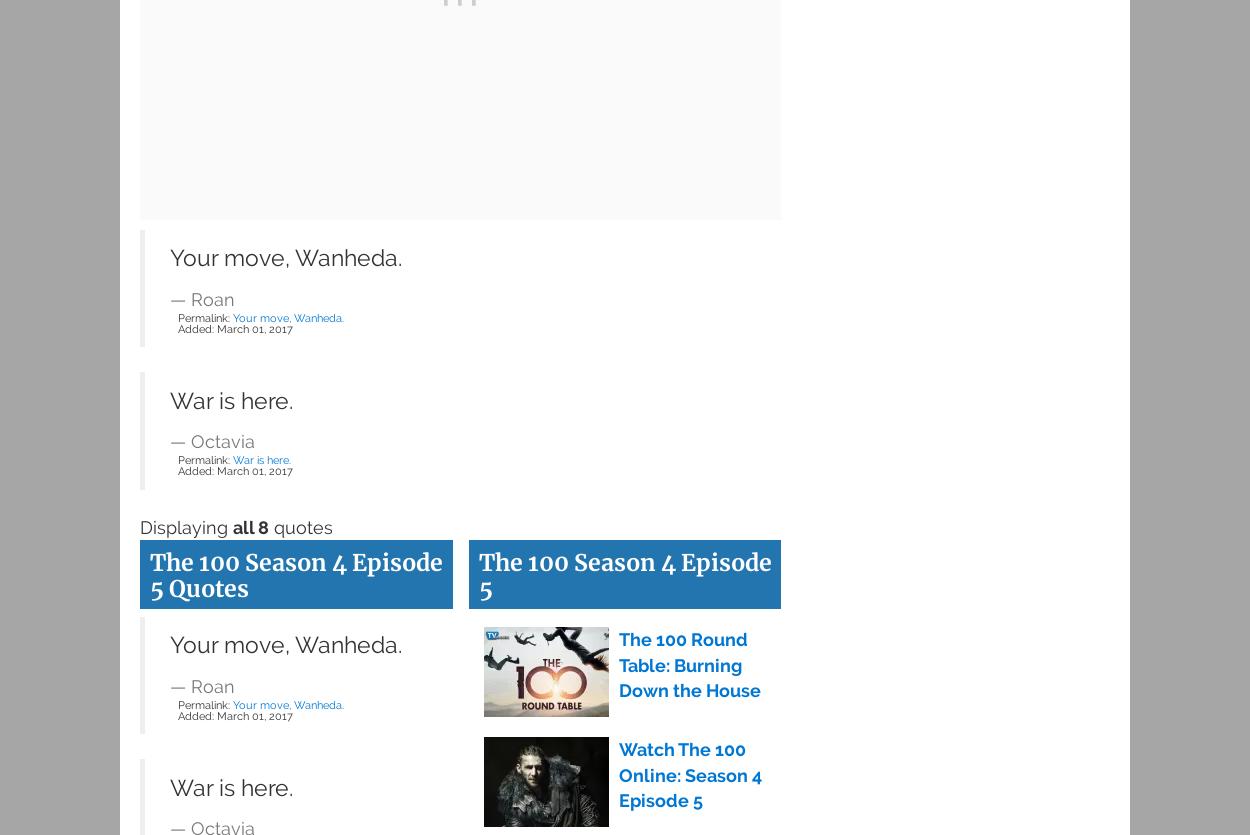 This screenshot has height=835, width=1250. What do you see at coordinates (688, 663) in the screenshot?
I see `'The 100 Round Table: Burning Down the House'` at bounding box center [688, 663].